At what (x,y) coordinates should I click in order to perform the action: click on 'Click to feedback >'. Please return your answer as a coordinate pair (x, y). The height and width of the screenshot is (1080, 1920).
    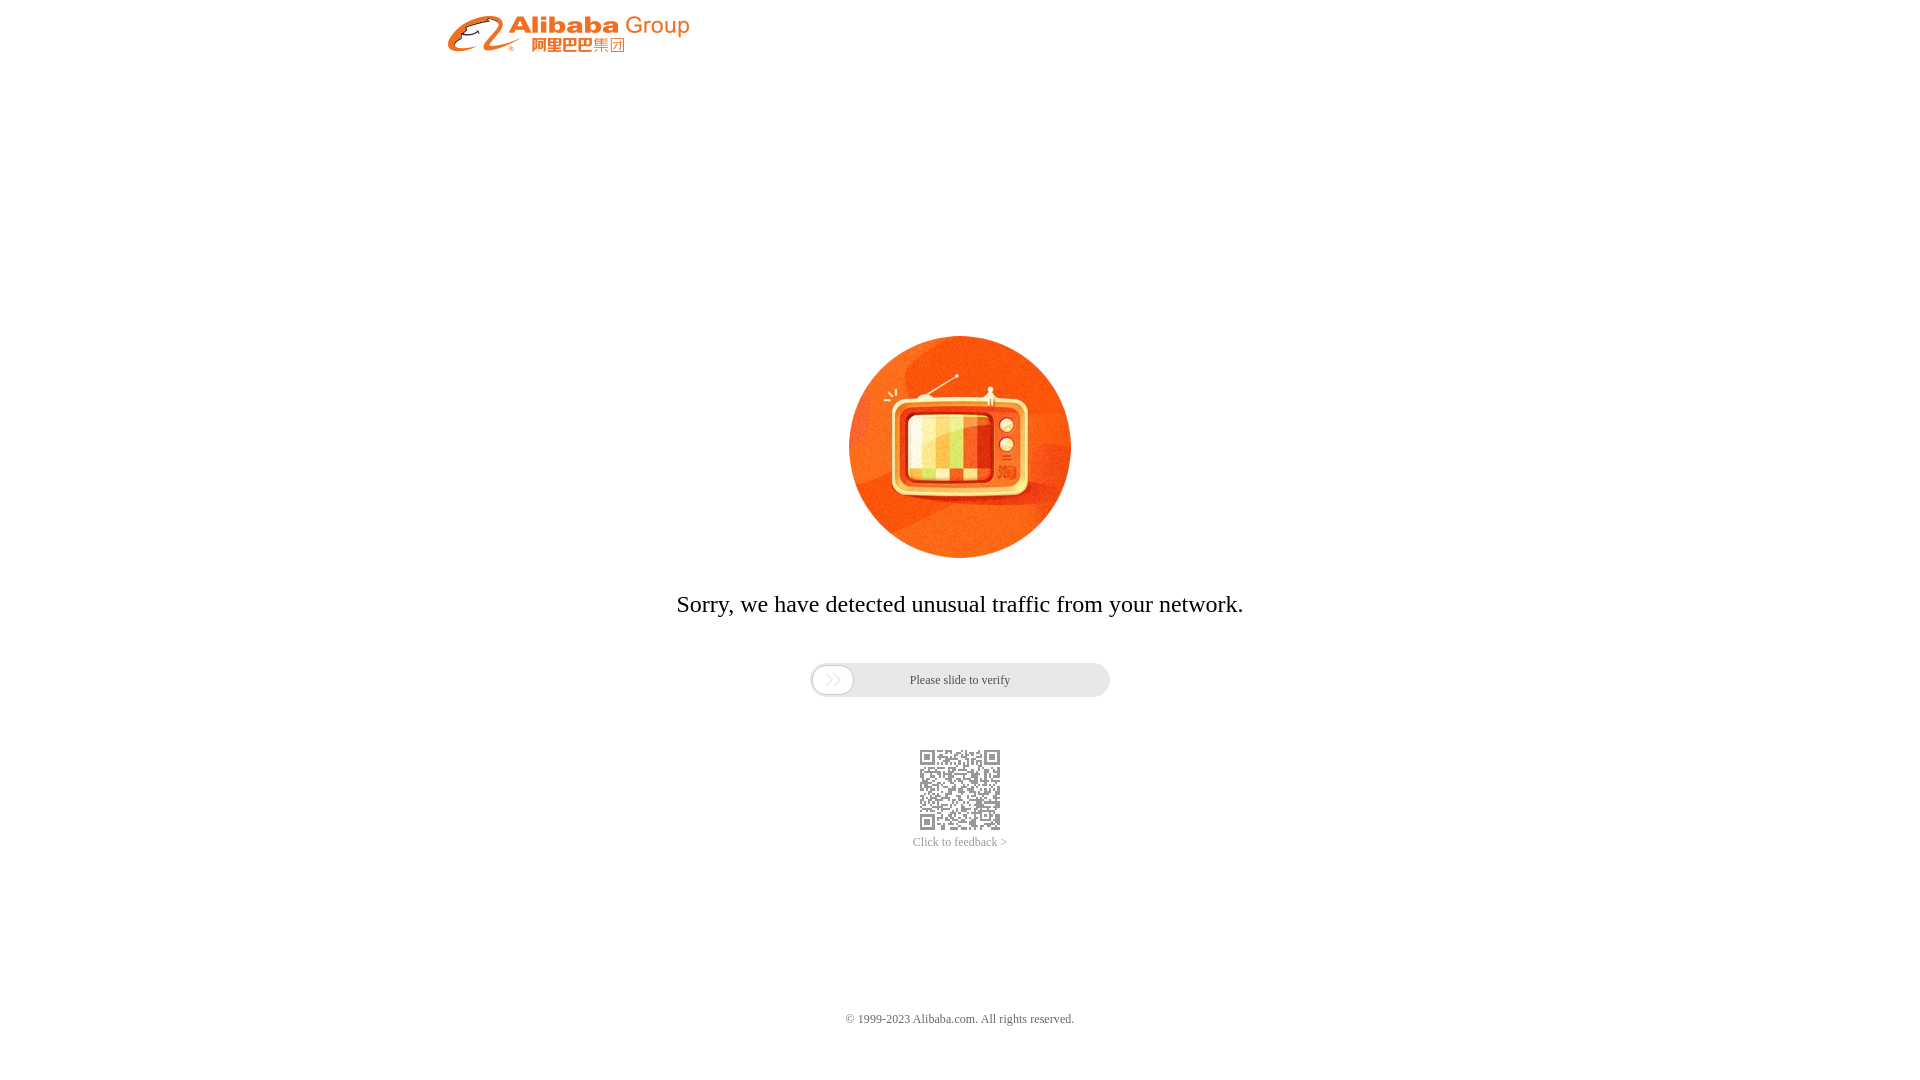
    Looking at the image, I should click on (960, 842).